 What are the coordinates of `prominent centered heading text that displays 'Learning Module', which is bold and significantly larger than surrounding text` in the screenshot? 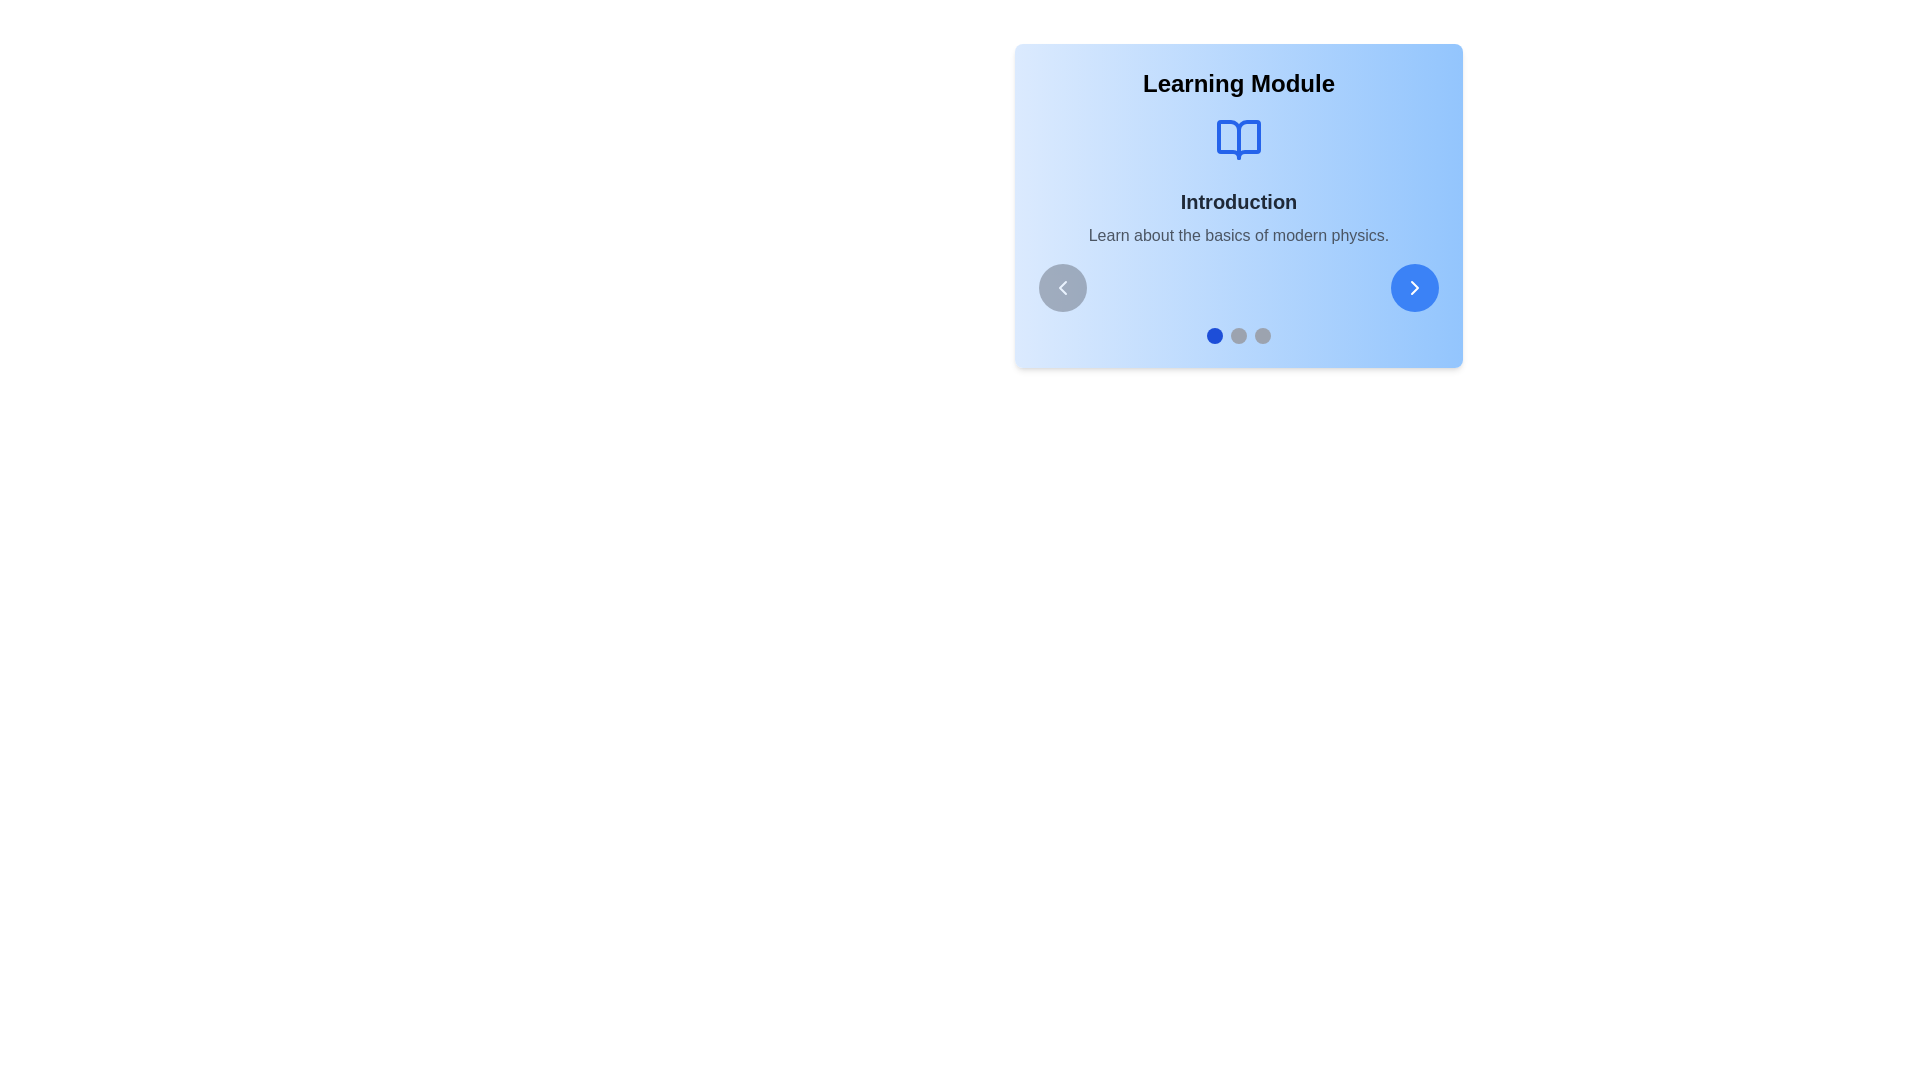 It's located at (1237, 83).